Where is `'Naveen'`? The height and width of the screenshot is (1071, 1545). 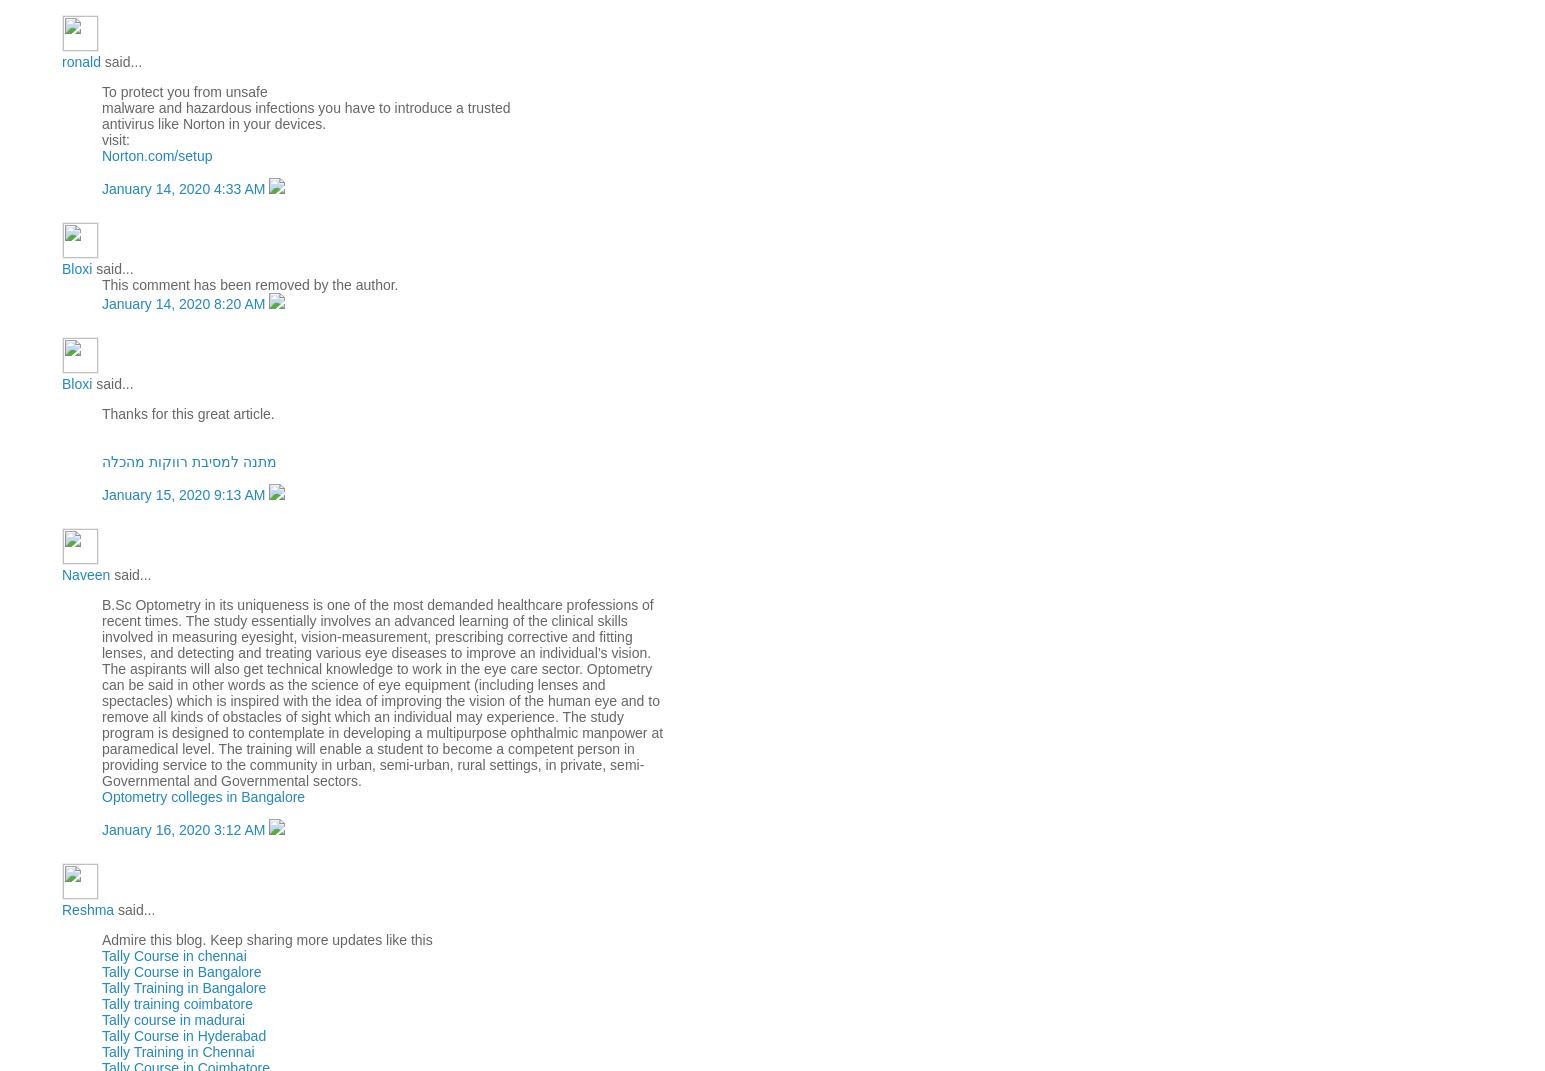 'Naveen' is located at coordinates (85, 573).